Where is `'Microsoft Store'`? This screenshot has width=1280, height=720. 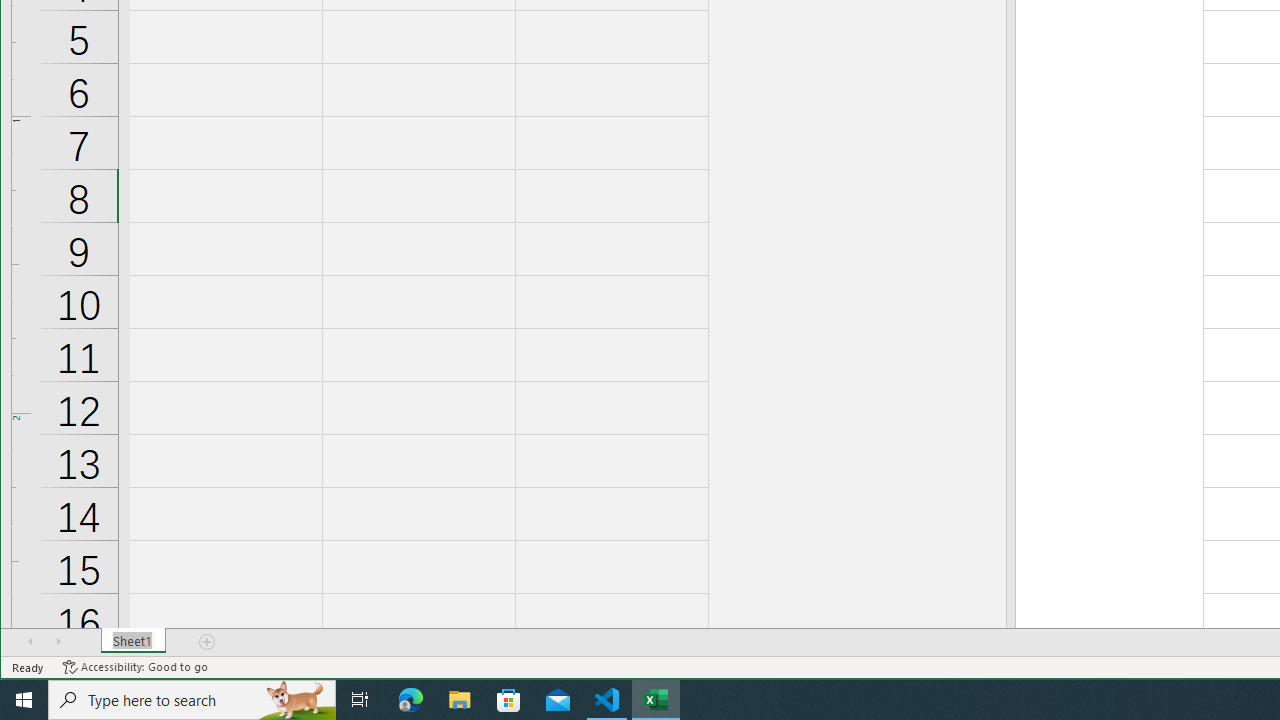 'Microsoft Store' is located at coordinates (509, 698).